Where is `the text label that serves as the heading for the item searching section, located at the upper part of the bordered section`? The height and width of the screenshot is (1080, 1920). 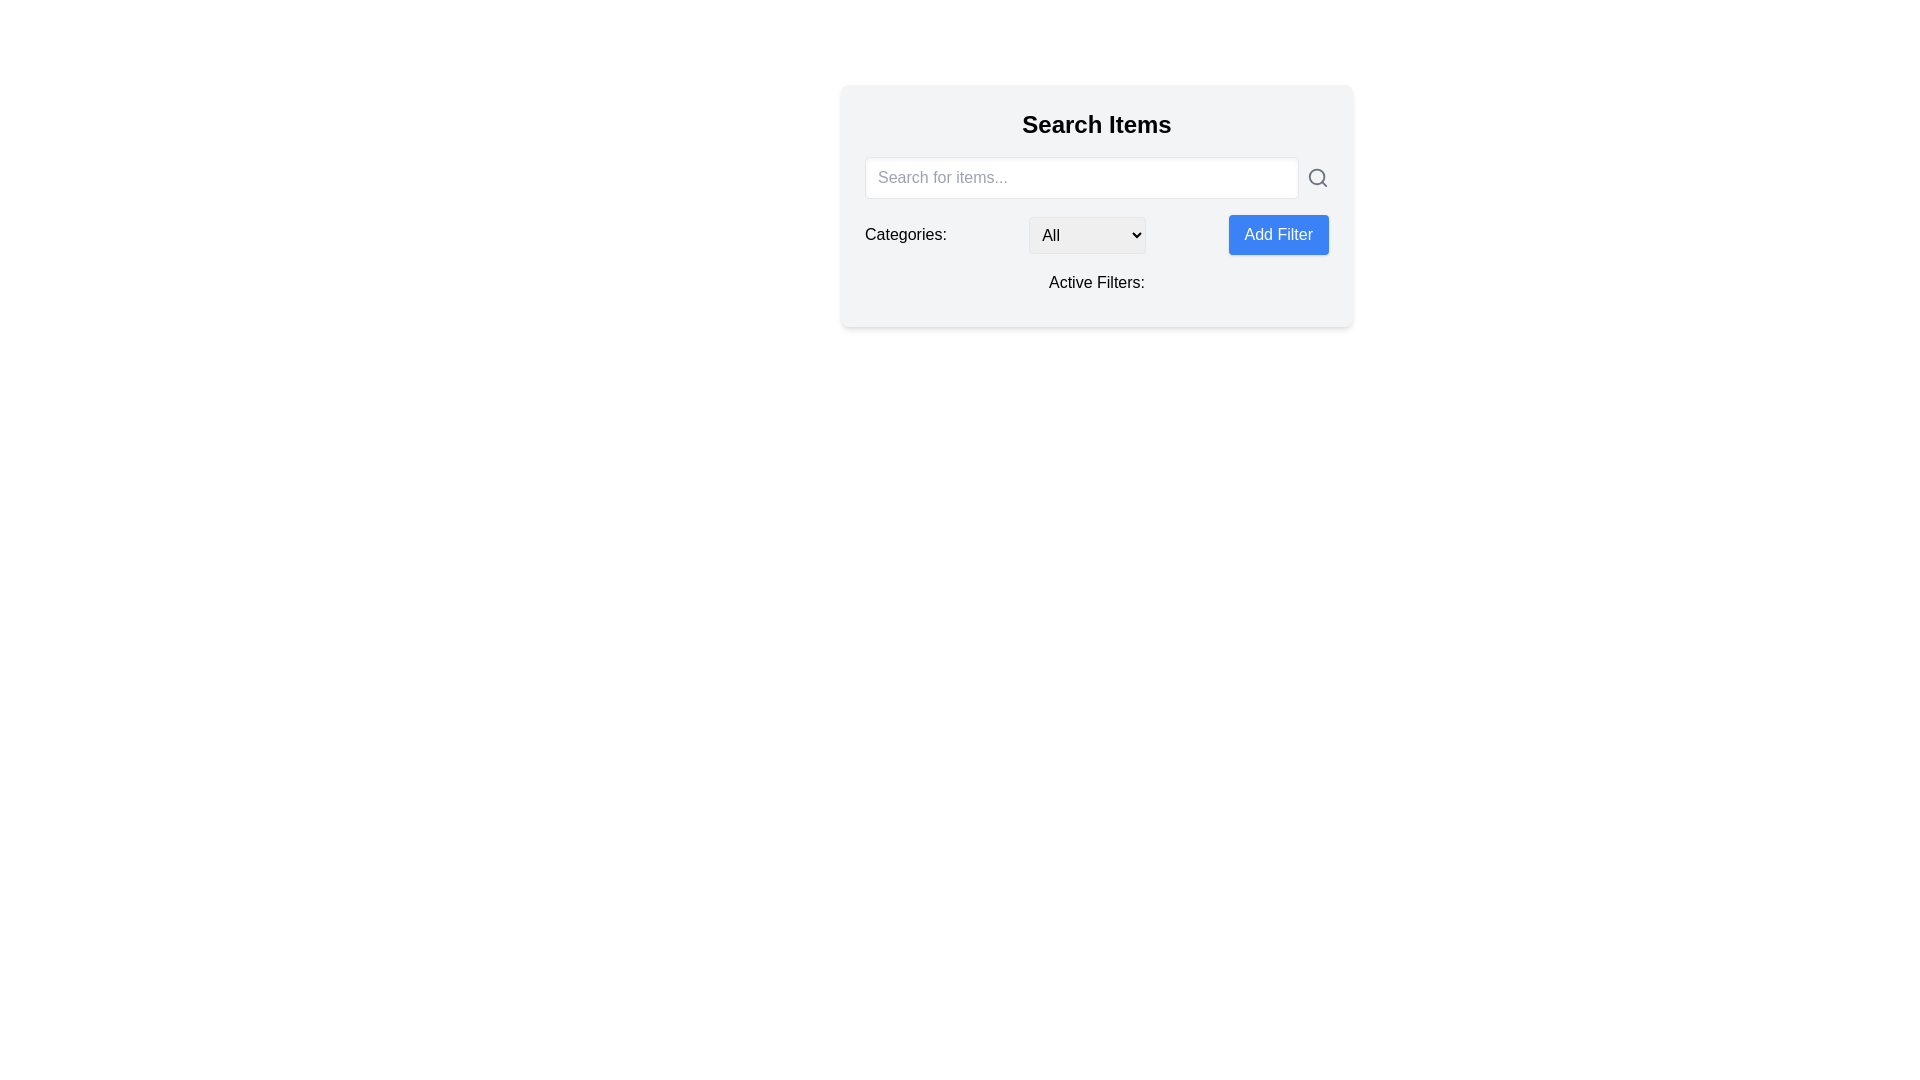 the text label that serves as the heading for the item searching section, located at the upper part of the bordered section is located at coordinates (1096, 124).